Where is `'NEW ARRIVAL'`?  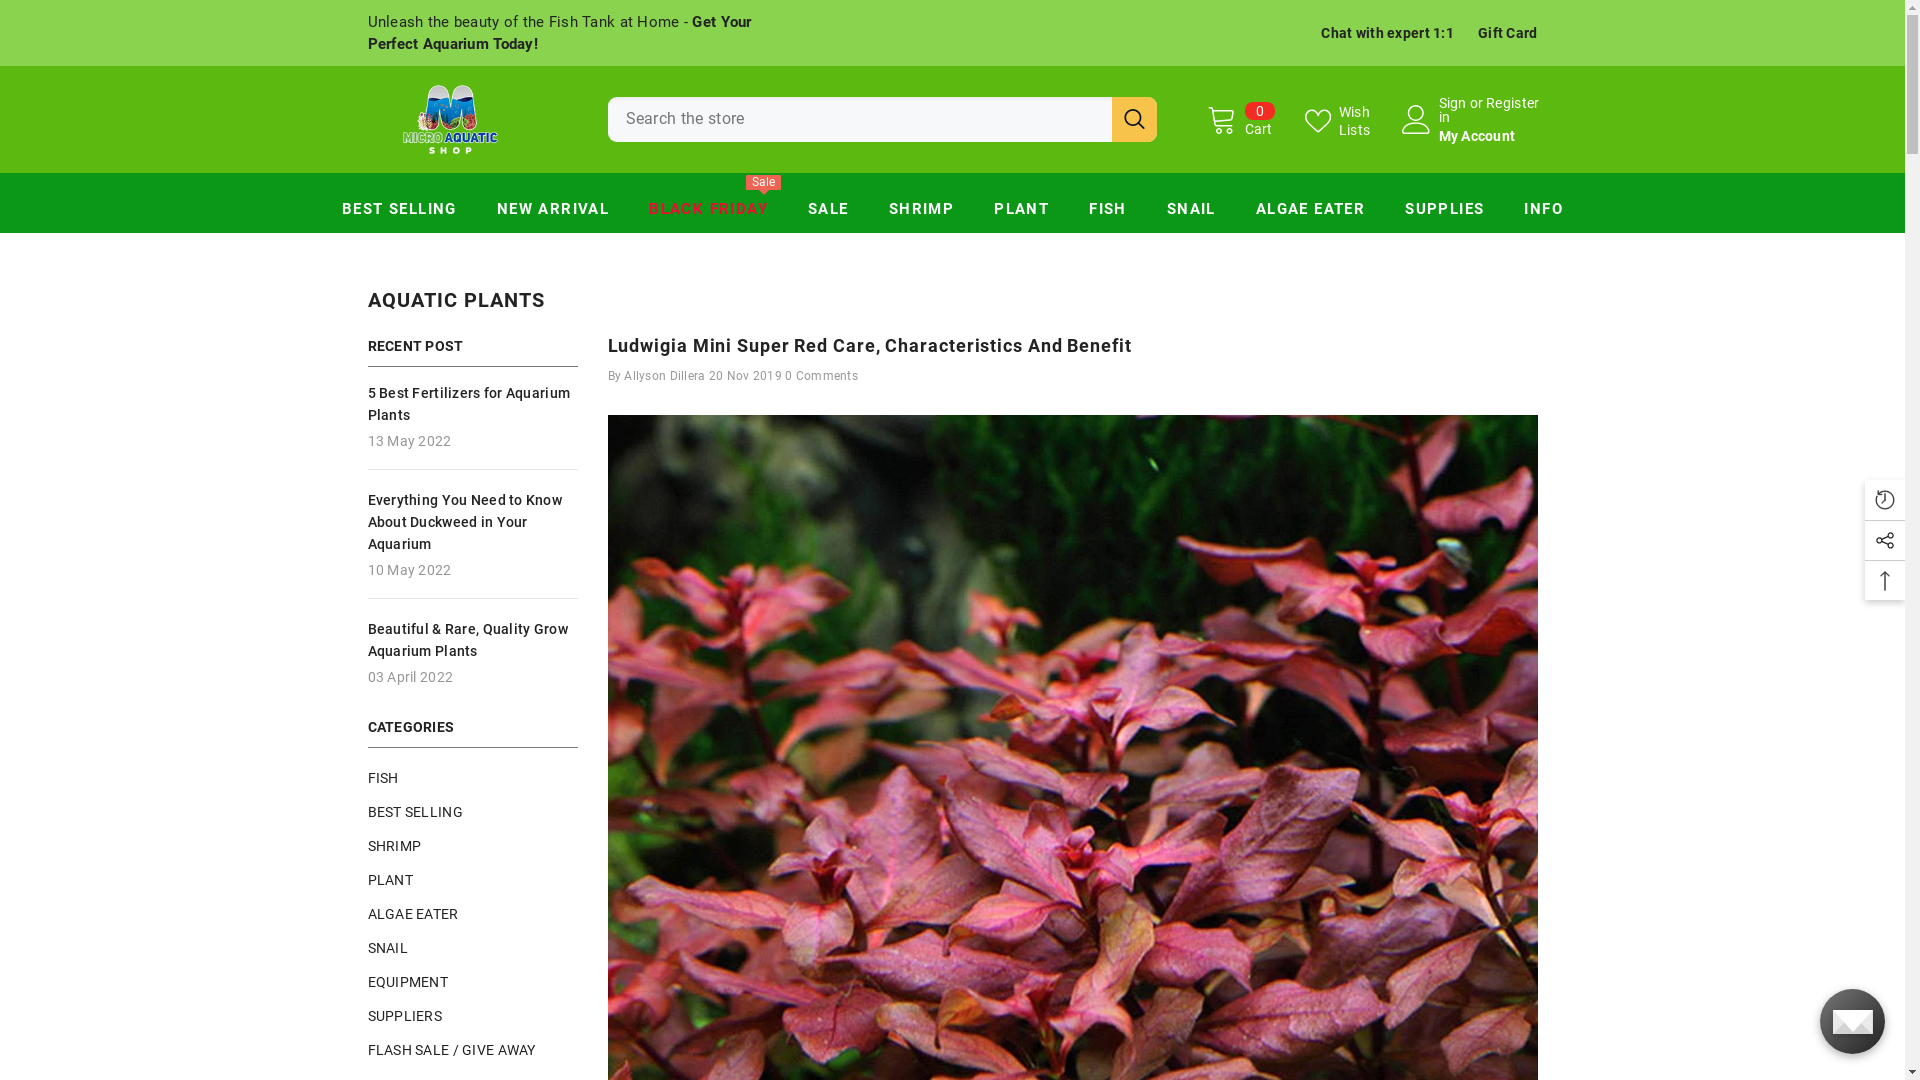 'NEW ARRIVAL' is located at coordinates (475, 213).